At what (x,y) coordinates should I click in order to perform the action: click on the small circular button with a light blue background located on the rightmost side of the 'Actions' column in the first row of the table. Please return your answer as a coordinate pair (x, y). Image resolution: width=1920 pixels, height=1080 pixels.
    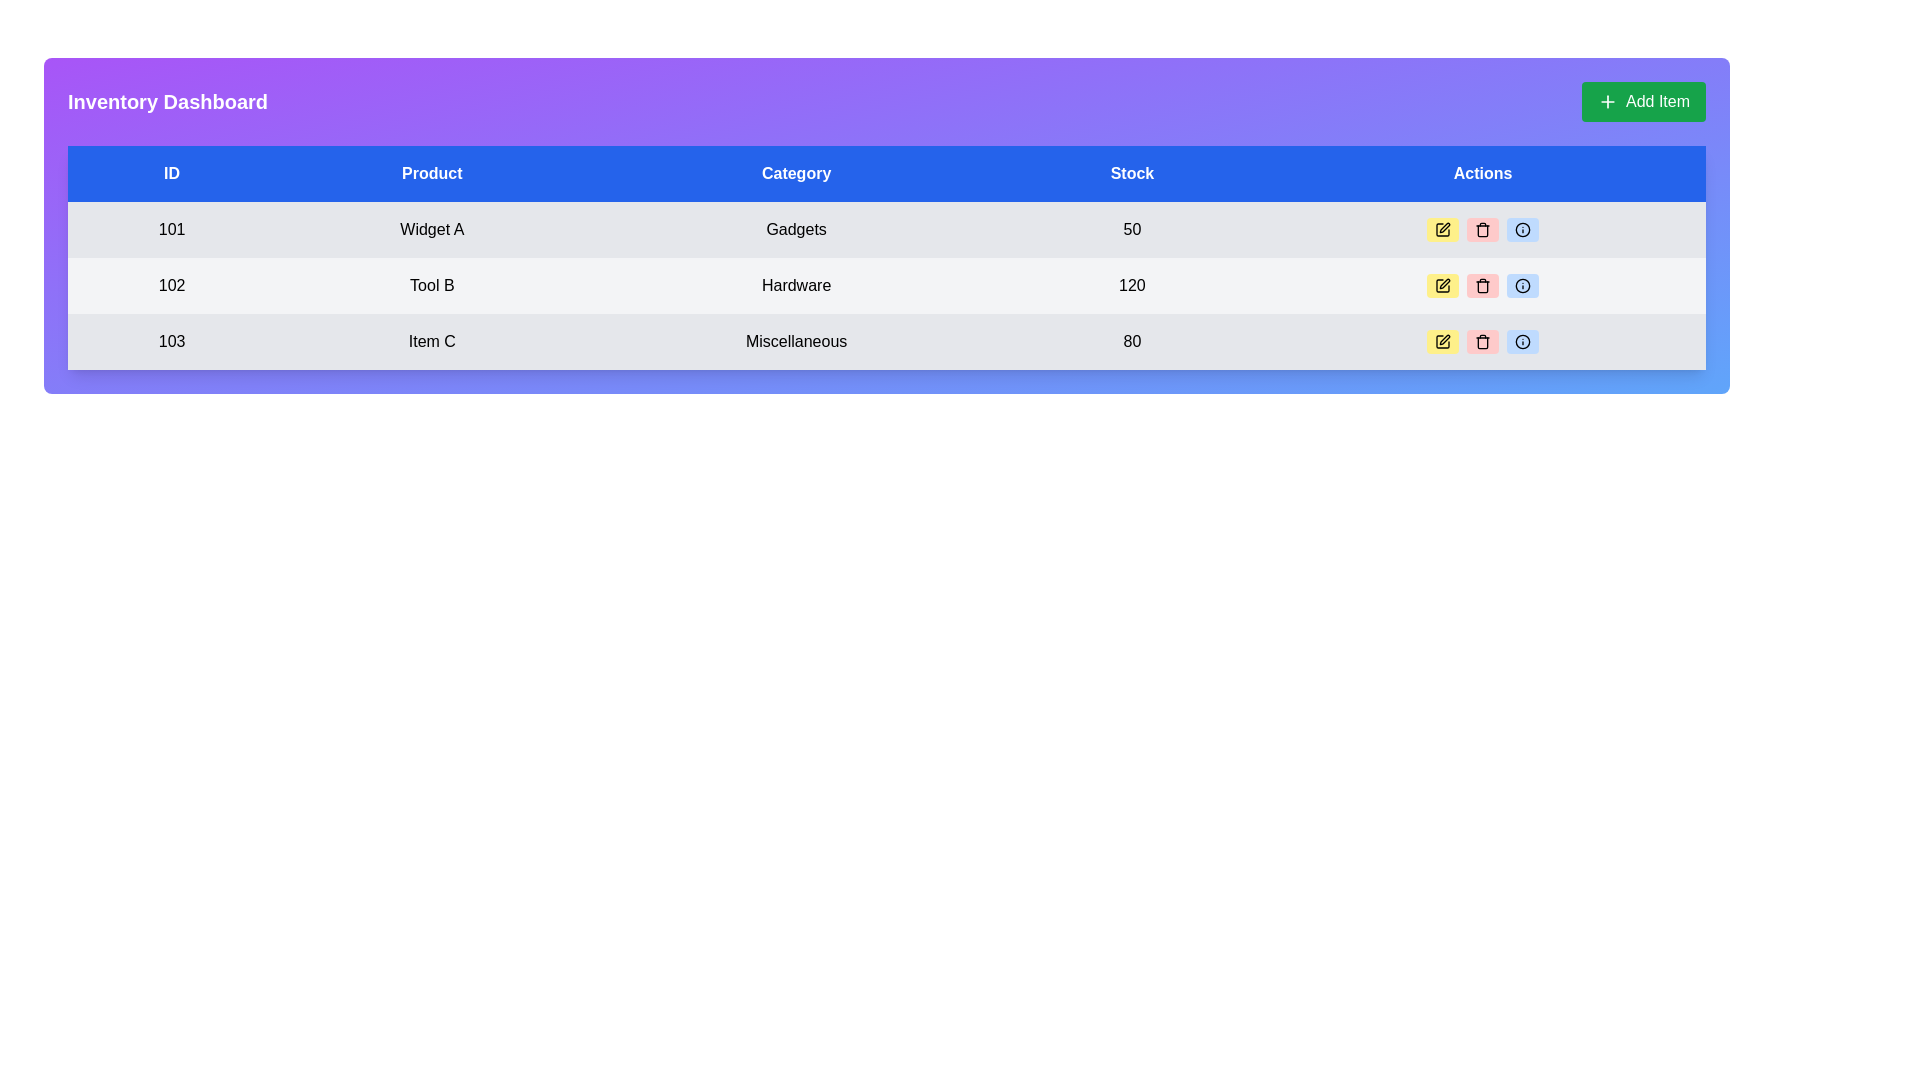
    Looking at the image, I should click on (1521, 229).